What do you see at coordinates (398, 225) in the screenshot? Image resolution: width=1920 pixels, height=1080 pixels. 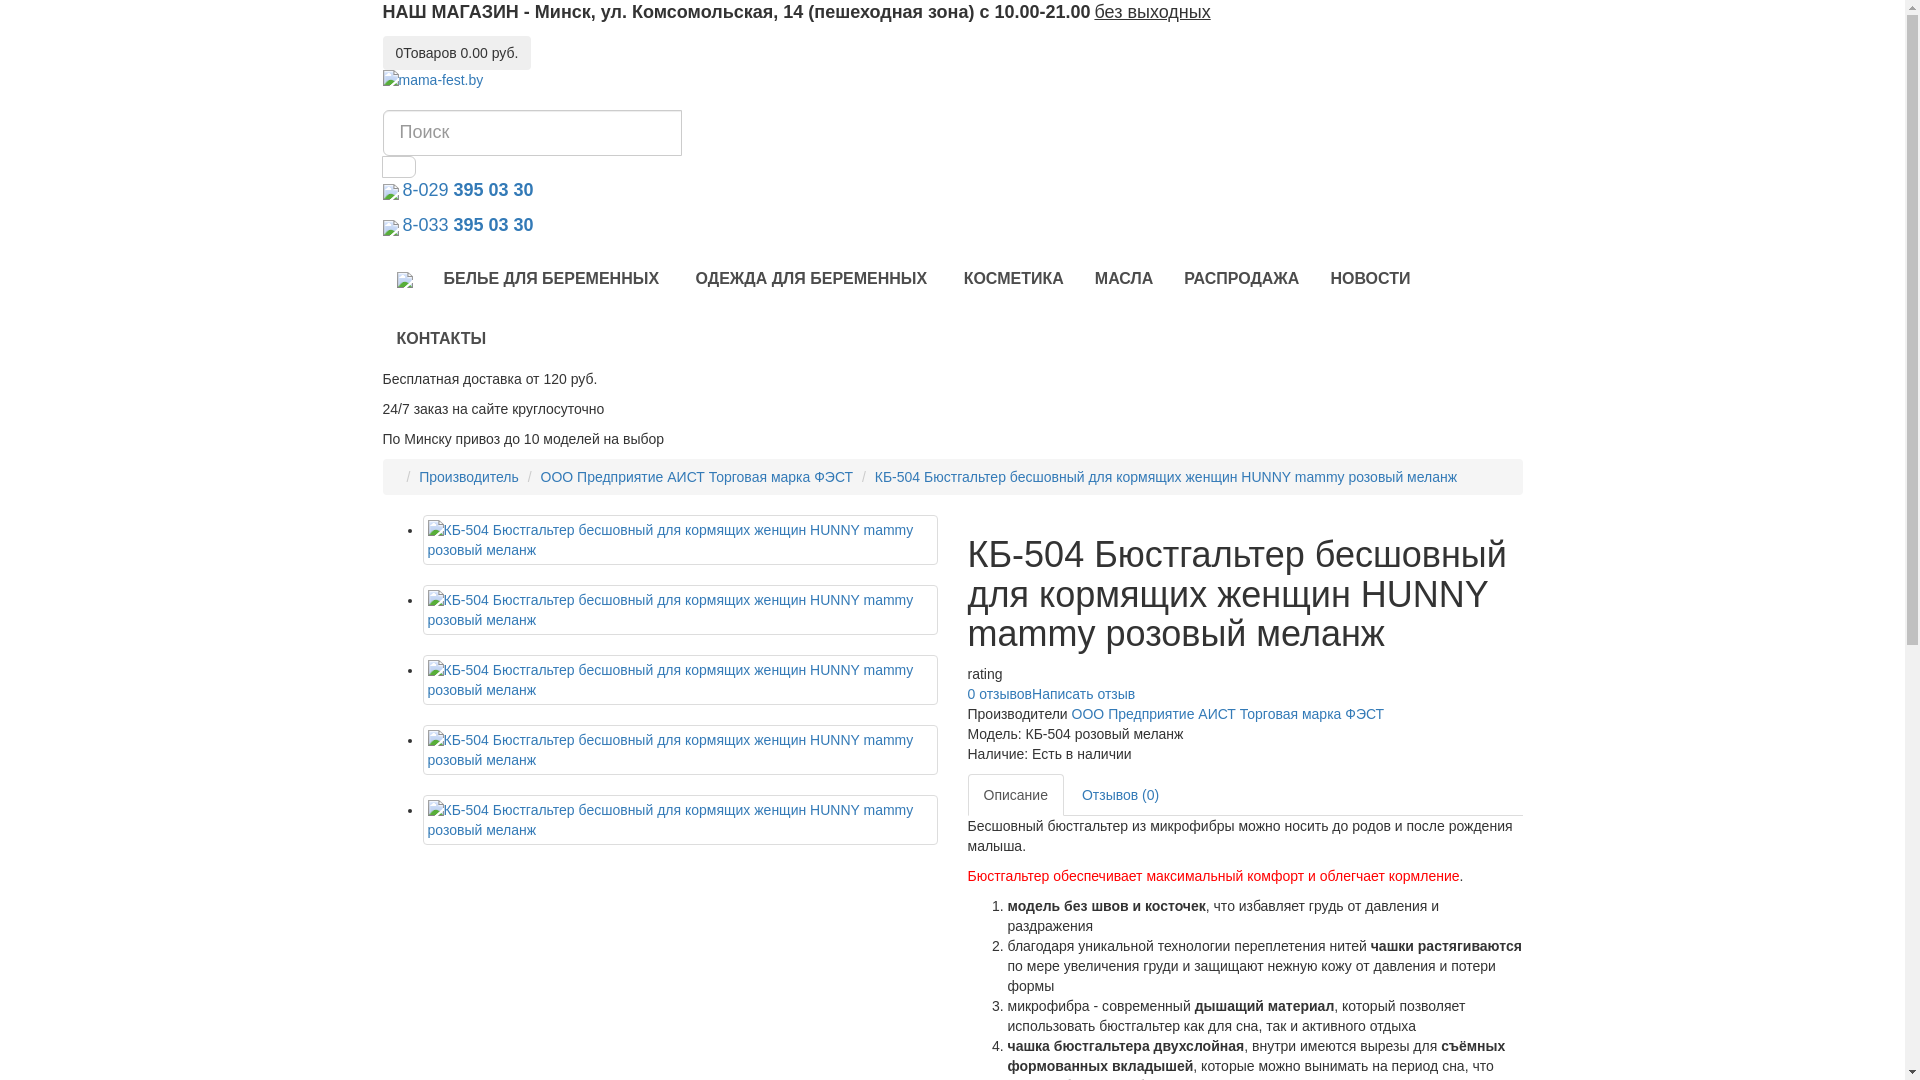 I see `'8-033 395 03 30'` at bounding box center [398, 225].